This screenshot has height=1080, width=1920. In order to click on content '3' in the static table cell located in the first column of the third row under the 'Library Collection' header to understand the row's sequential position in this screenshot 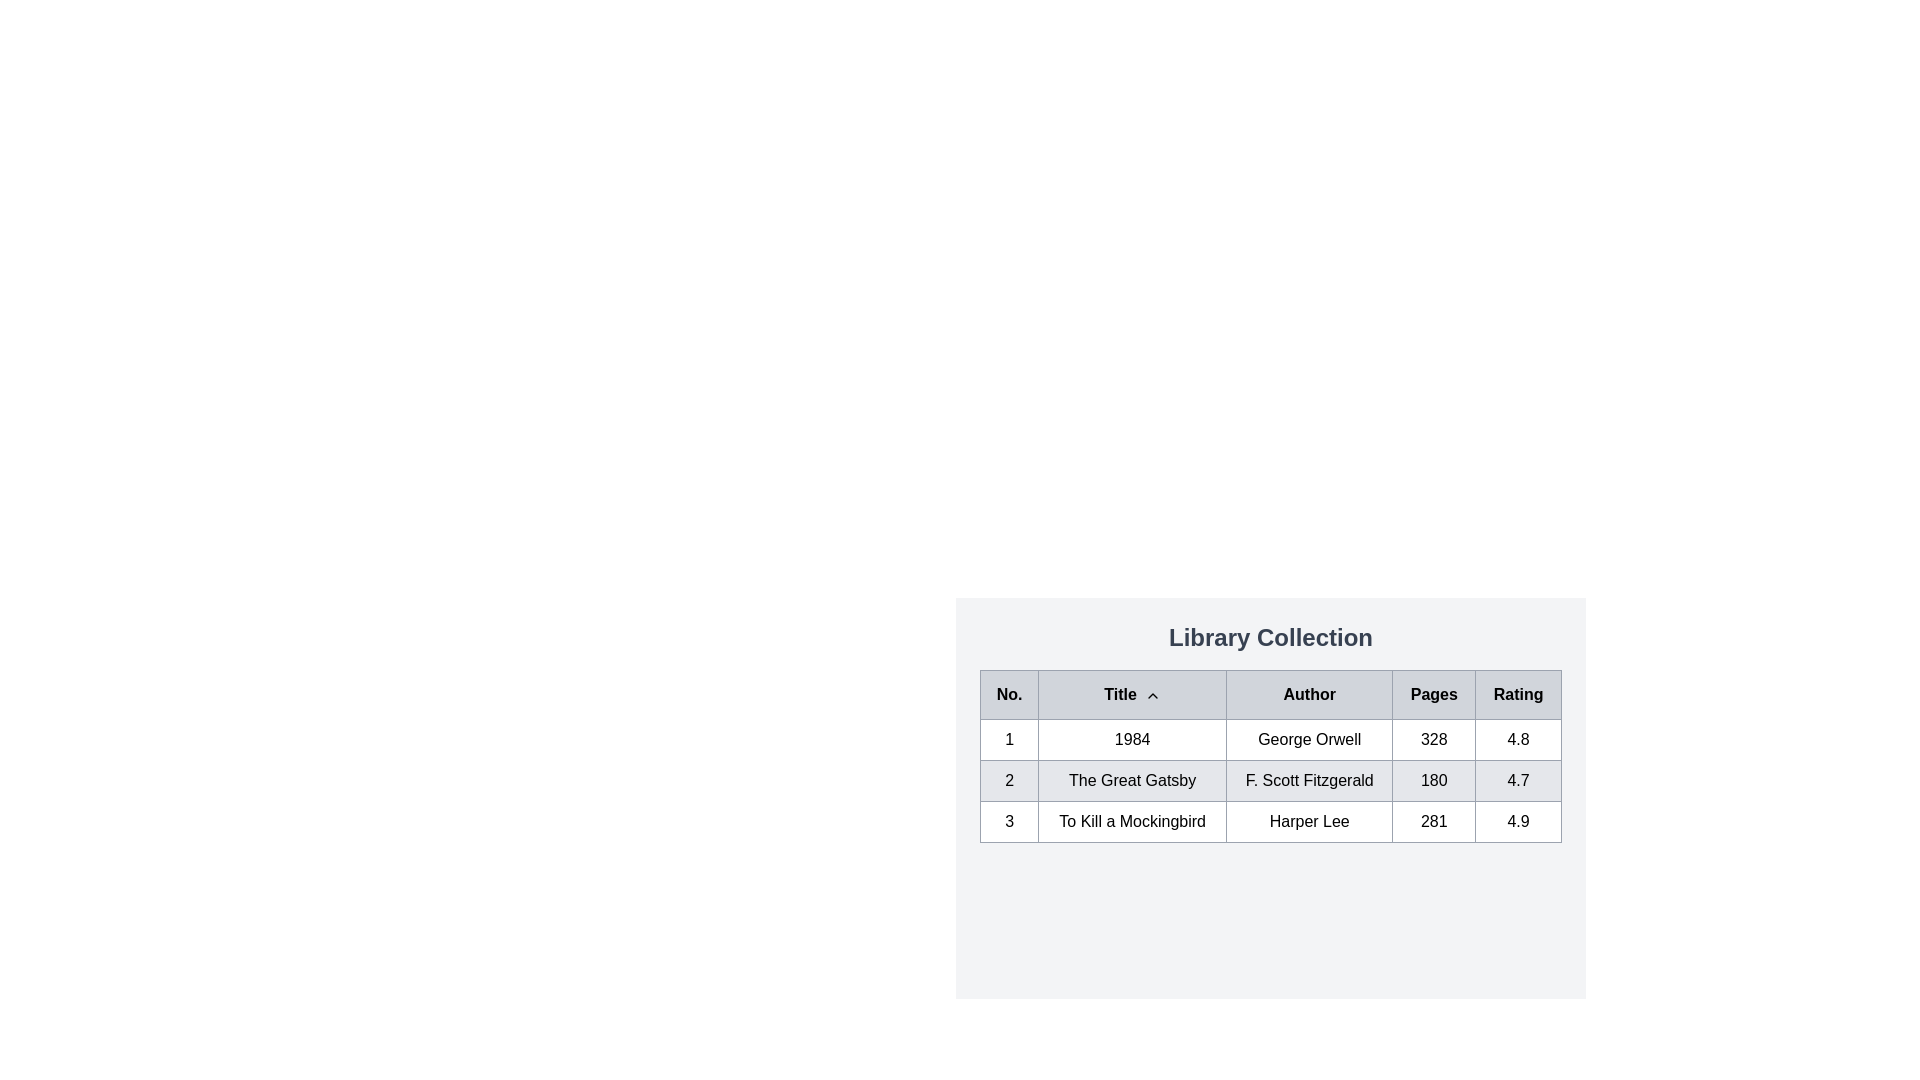, I will do `click(1009, 821)`.